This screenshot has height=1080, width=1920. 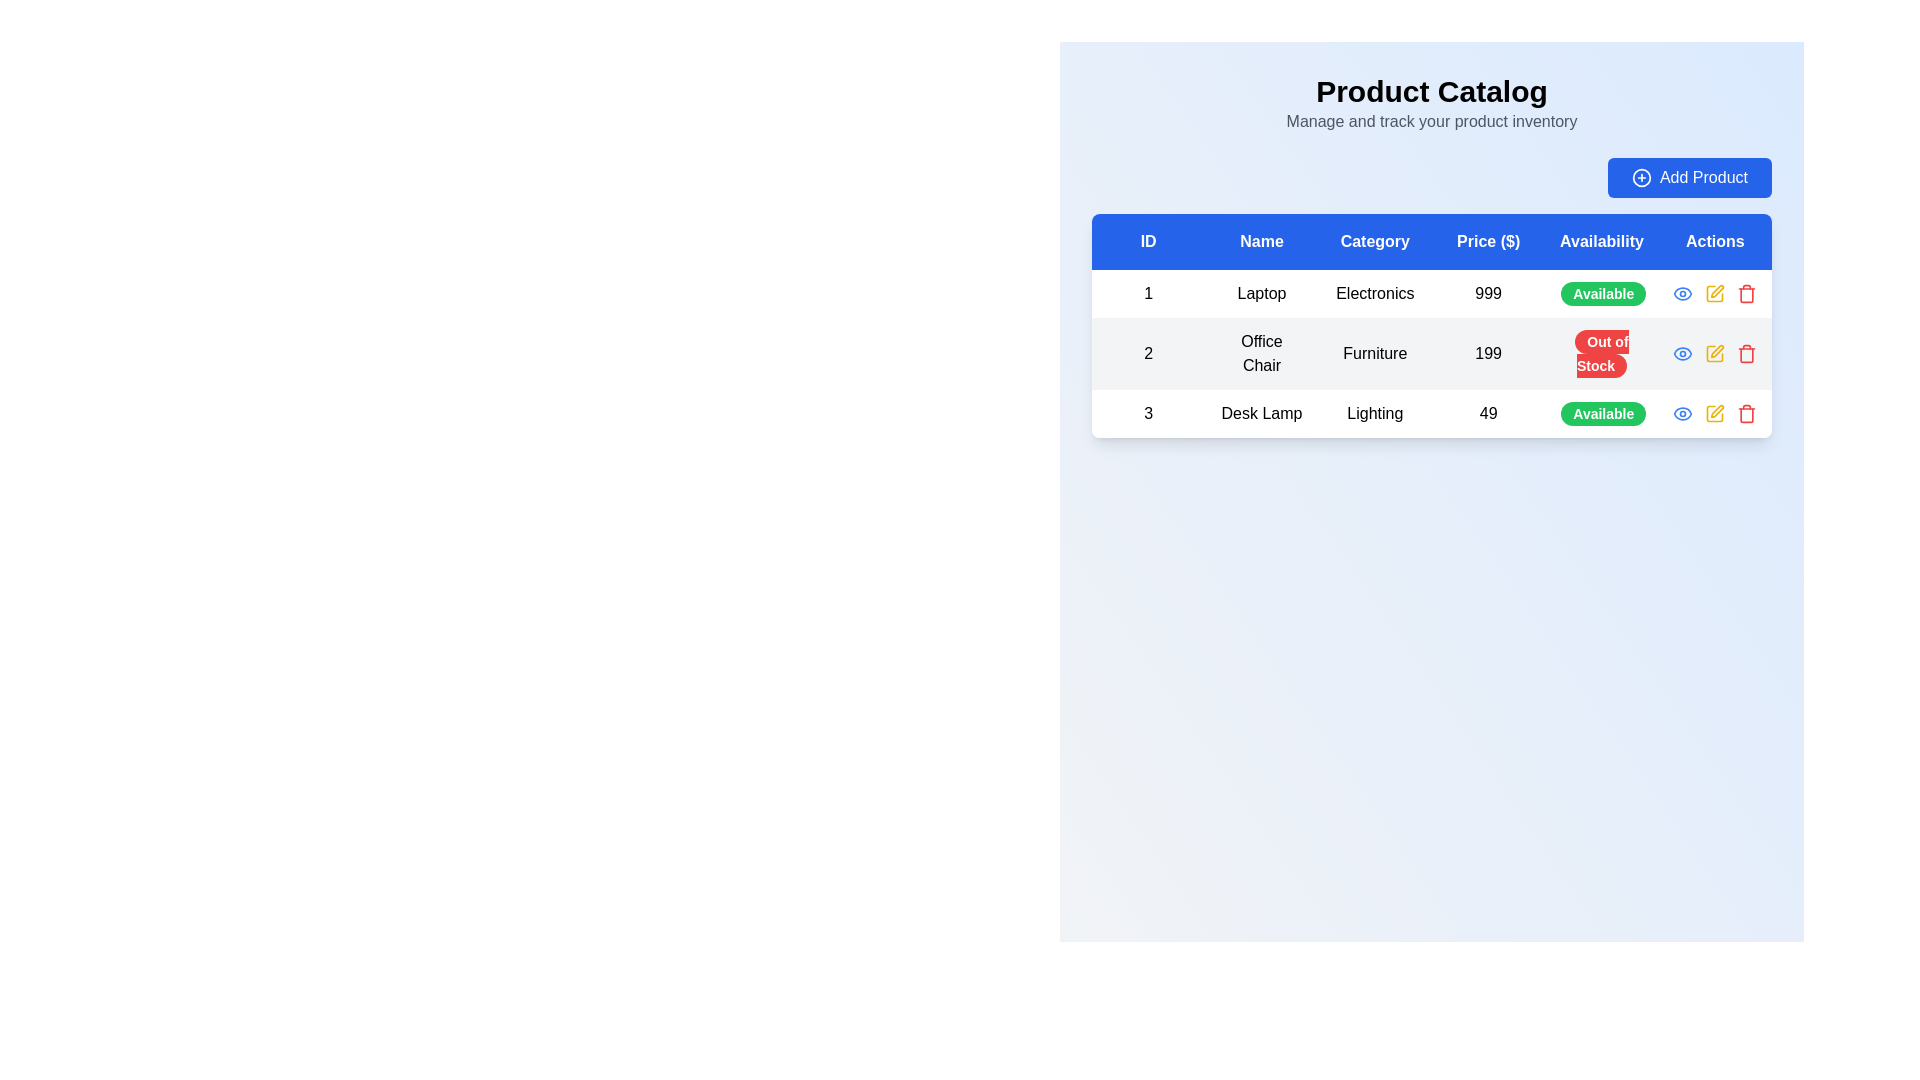 I want to click on the 'Laptop' text label located in the second column of the first row of the 'Product Catalog' table, under the 'Name' header, so click(x=1261, y=293).